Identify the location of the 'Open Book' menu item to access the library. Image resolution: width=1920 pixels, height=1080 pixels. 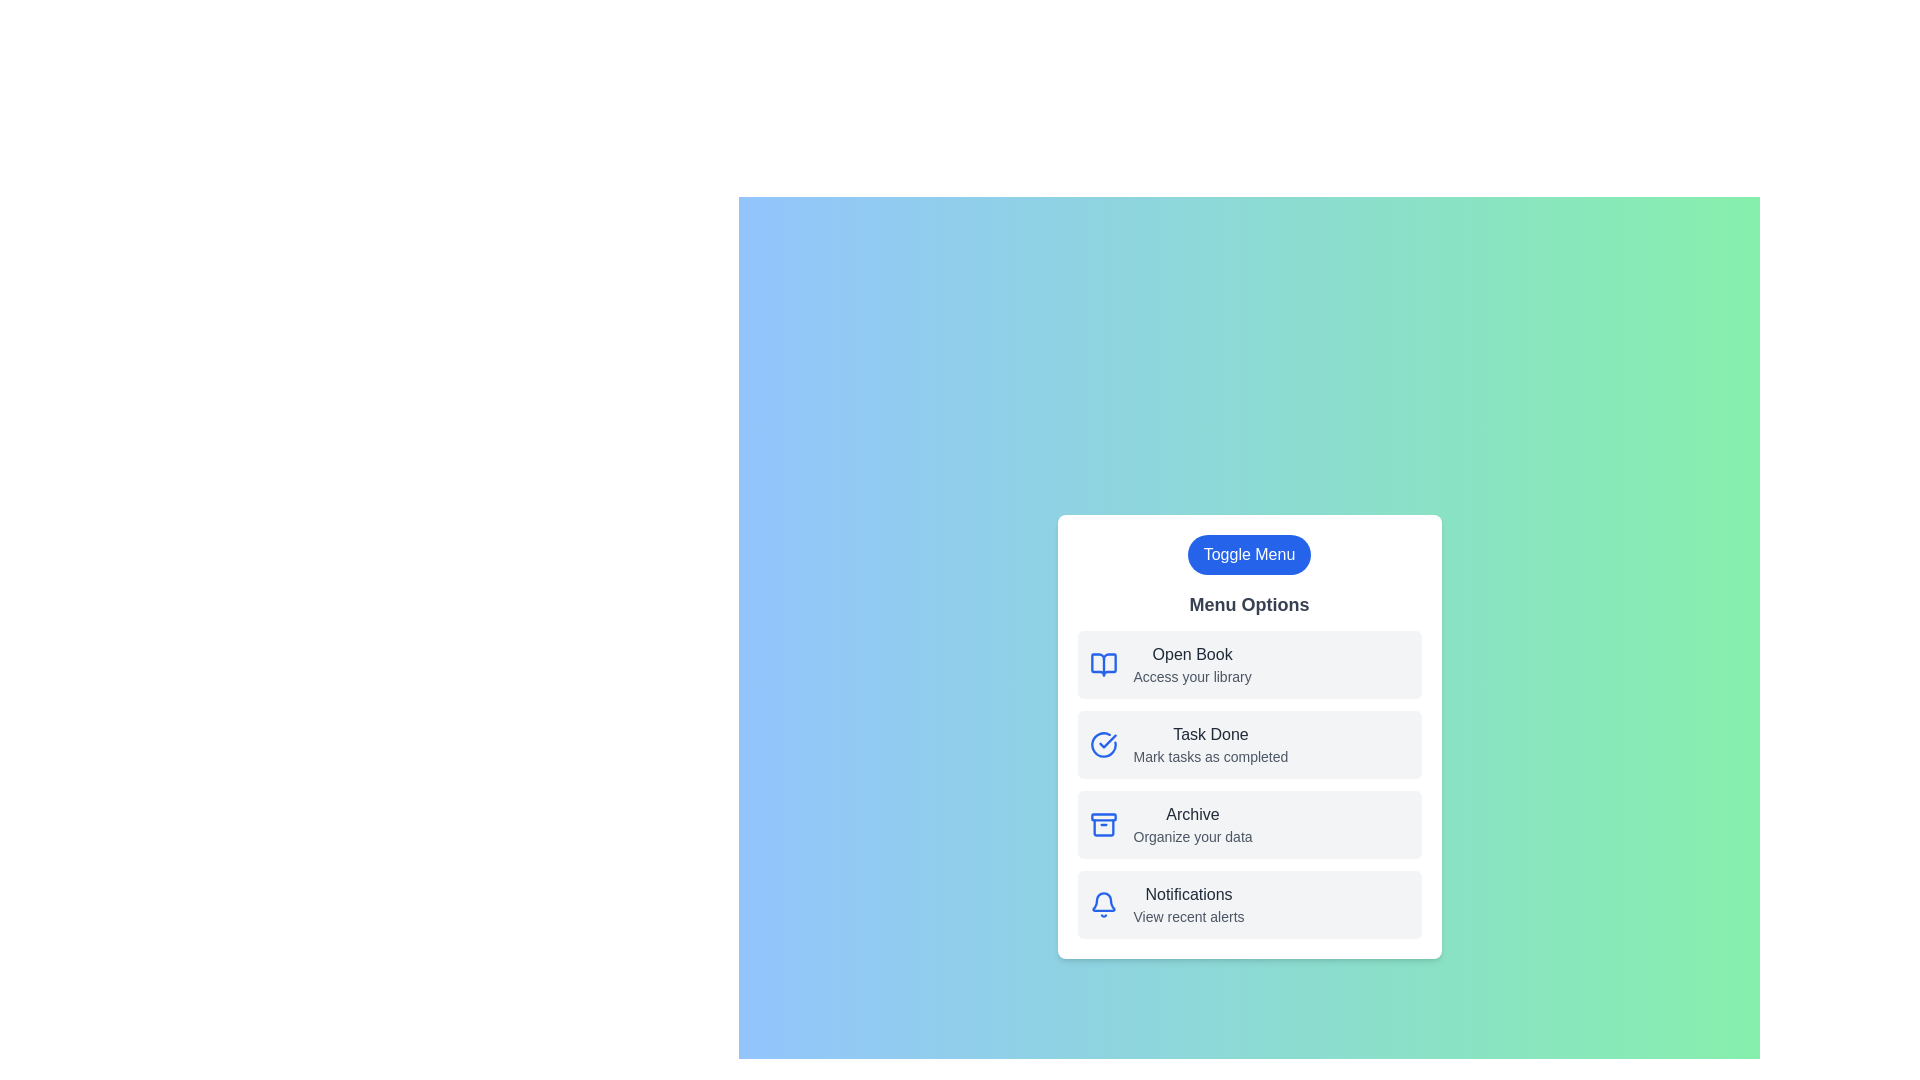
(1248, 664).